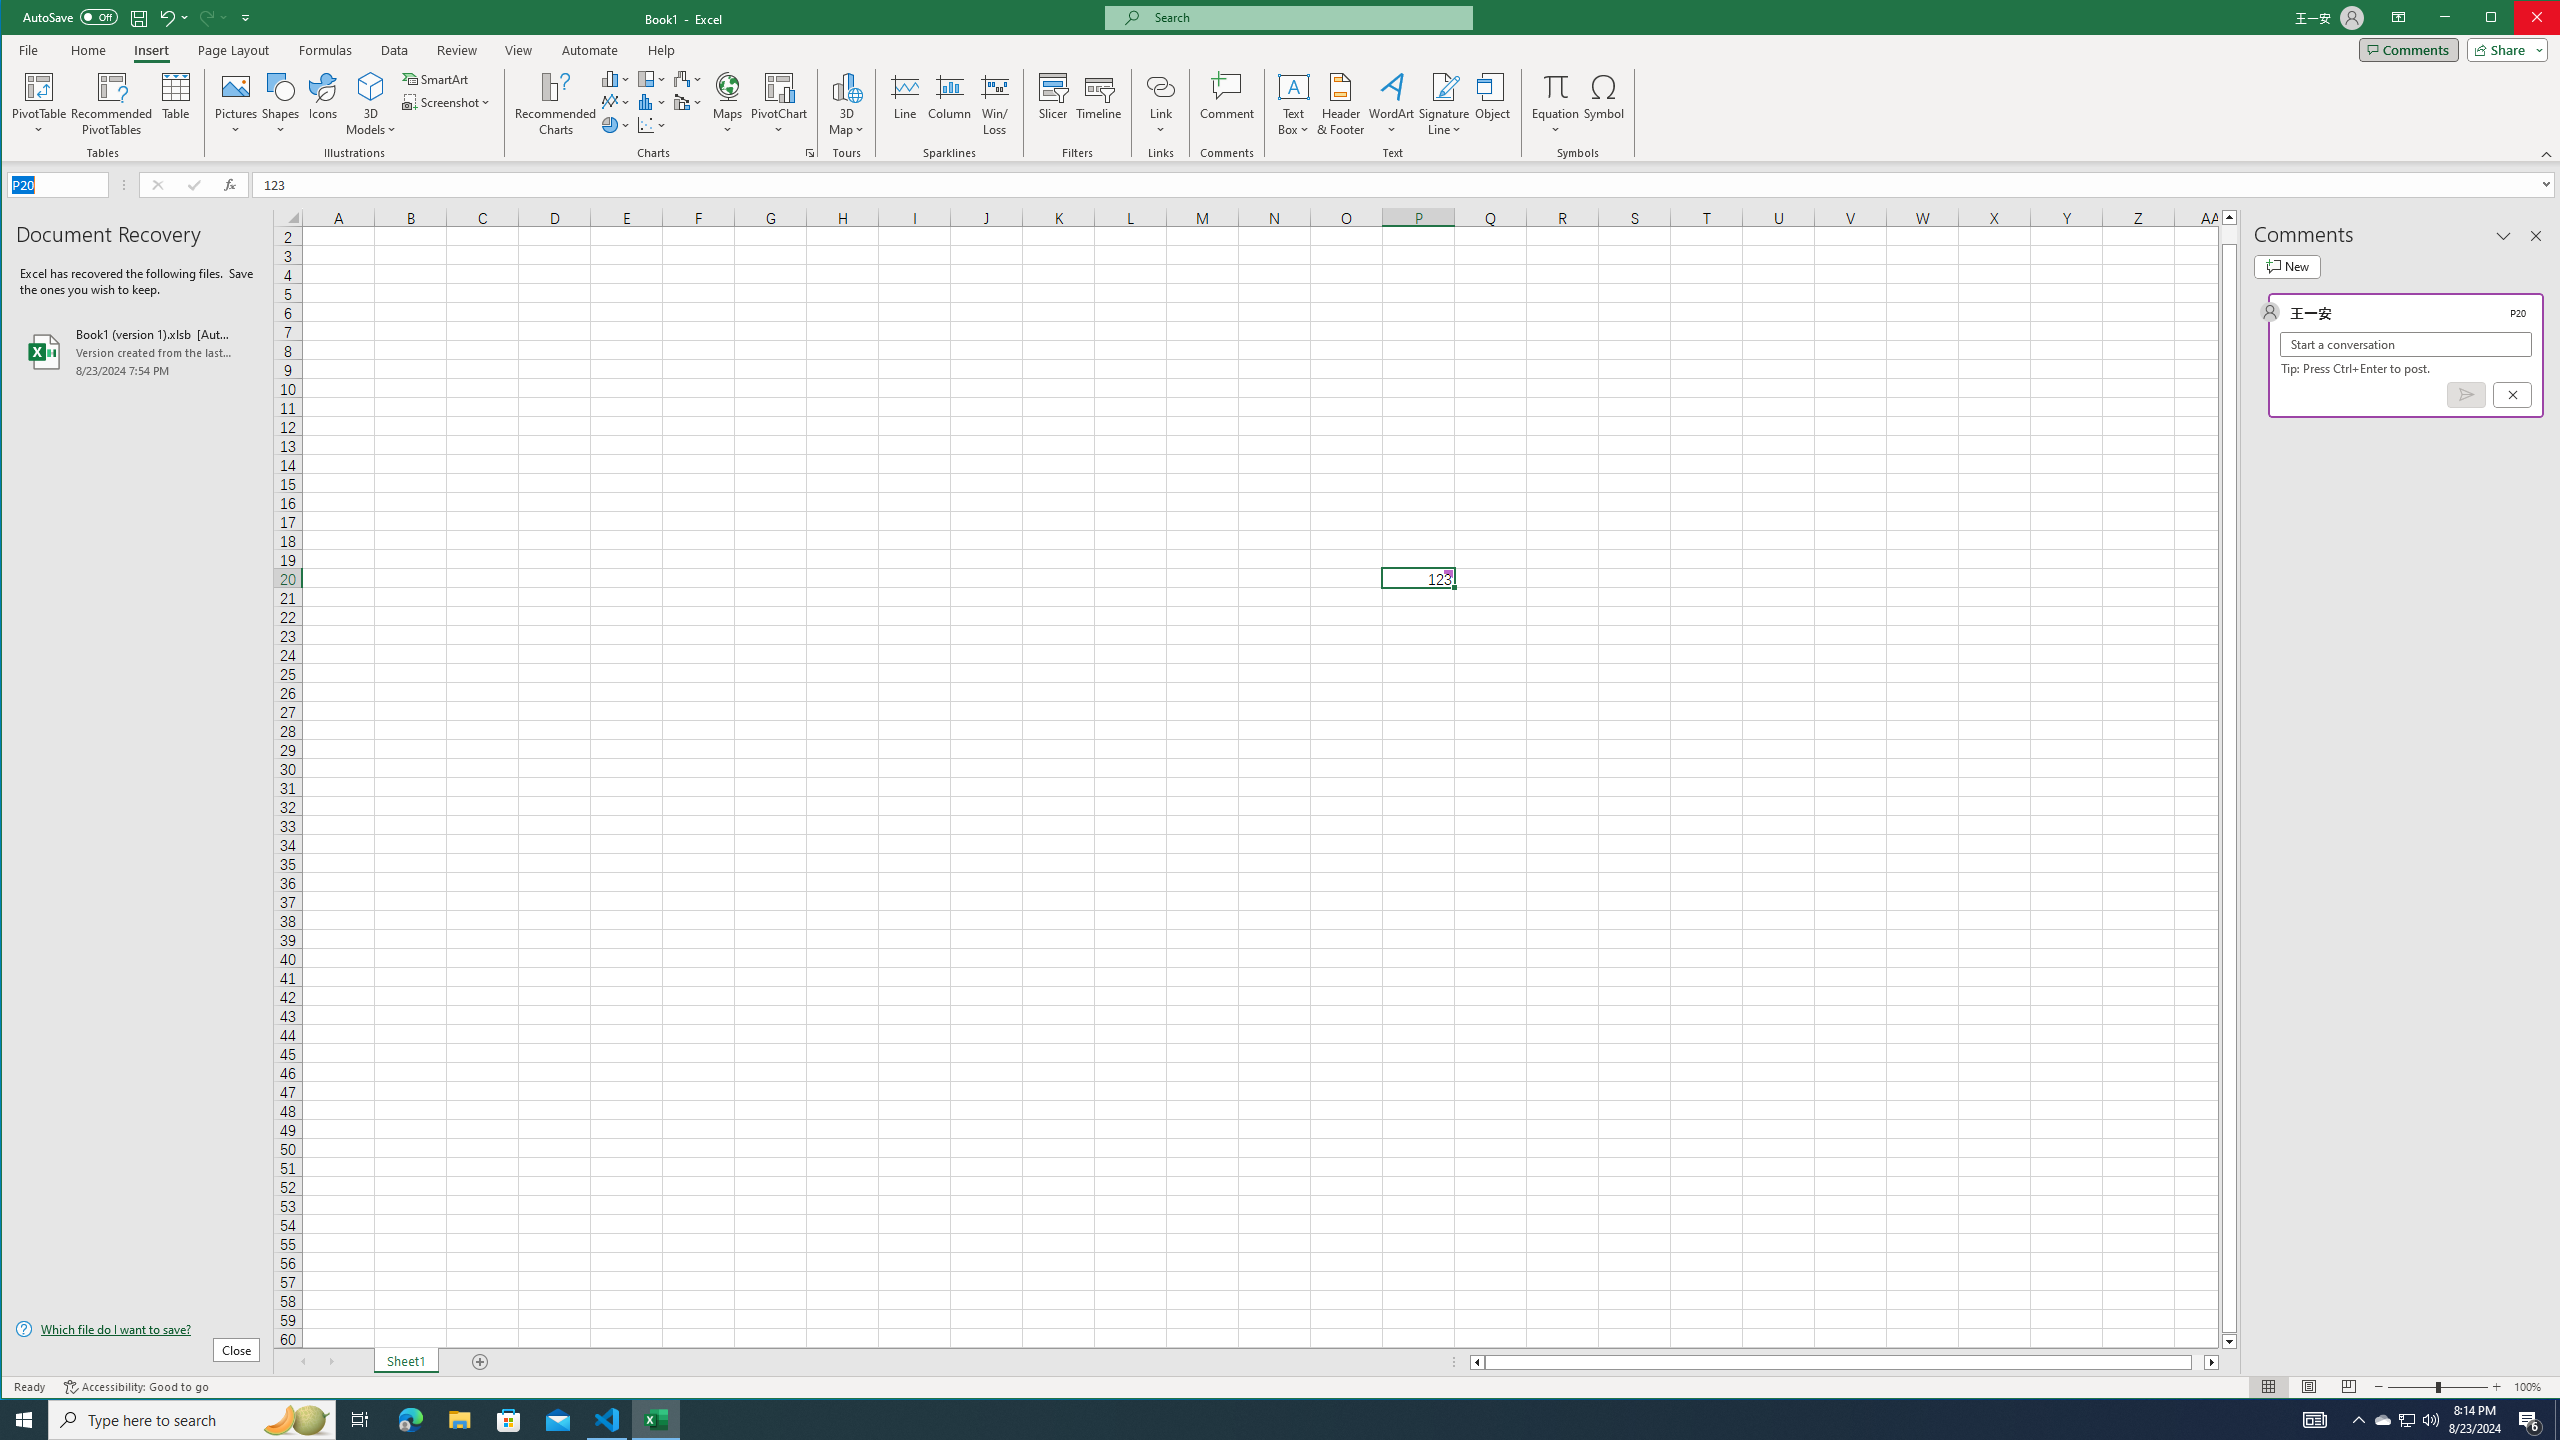 This screenshot has height=1440, width=2560. What do you see at coordinates (2466, 394) in the screenshot?
I see `'Post comment (Ctrl + Enter)'` at bounding box center [2466, 394].